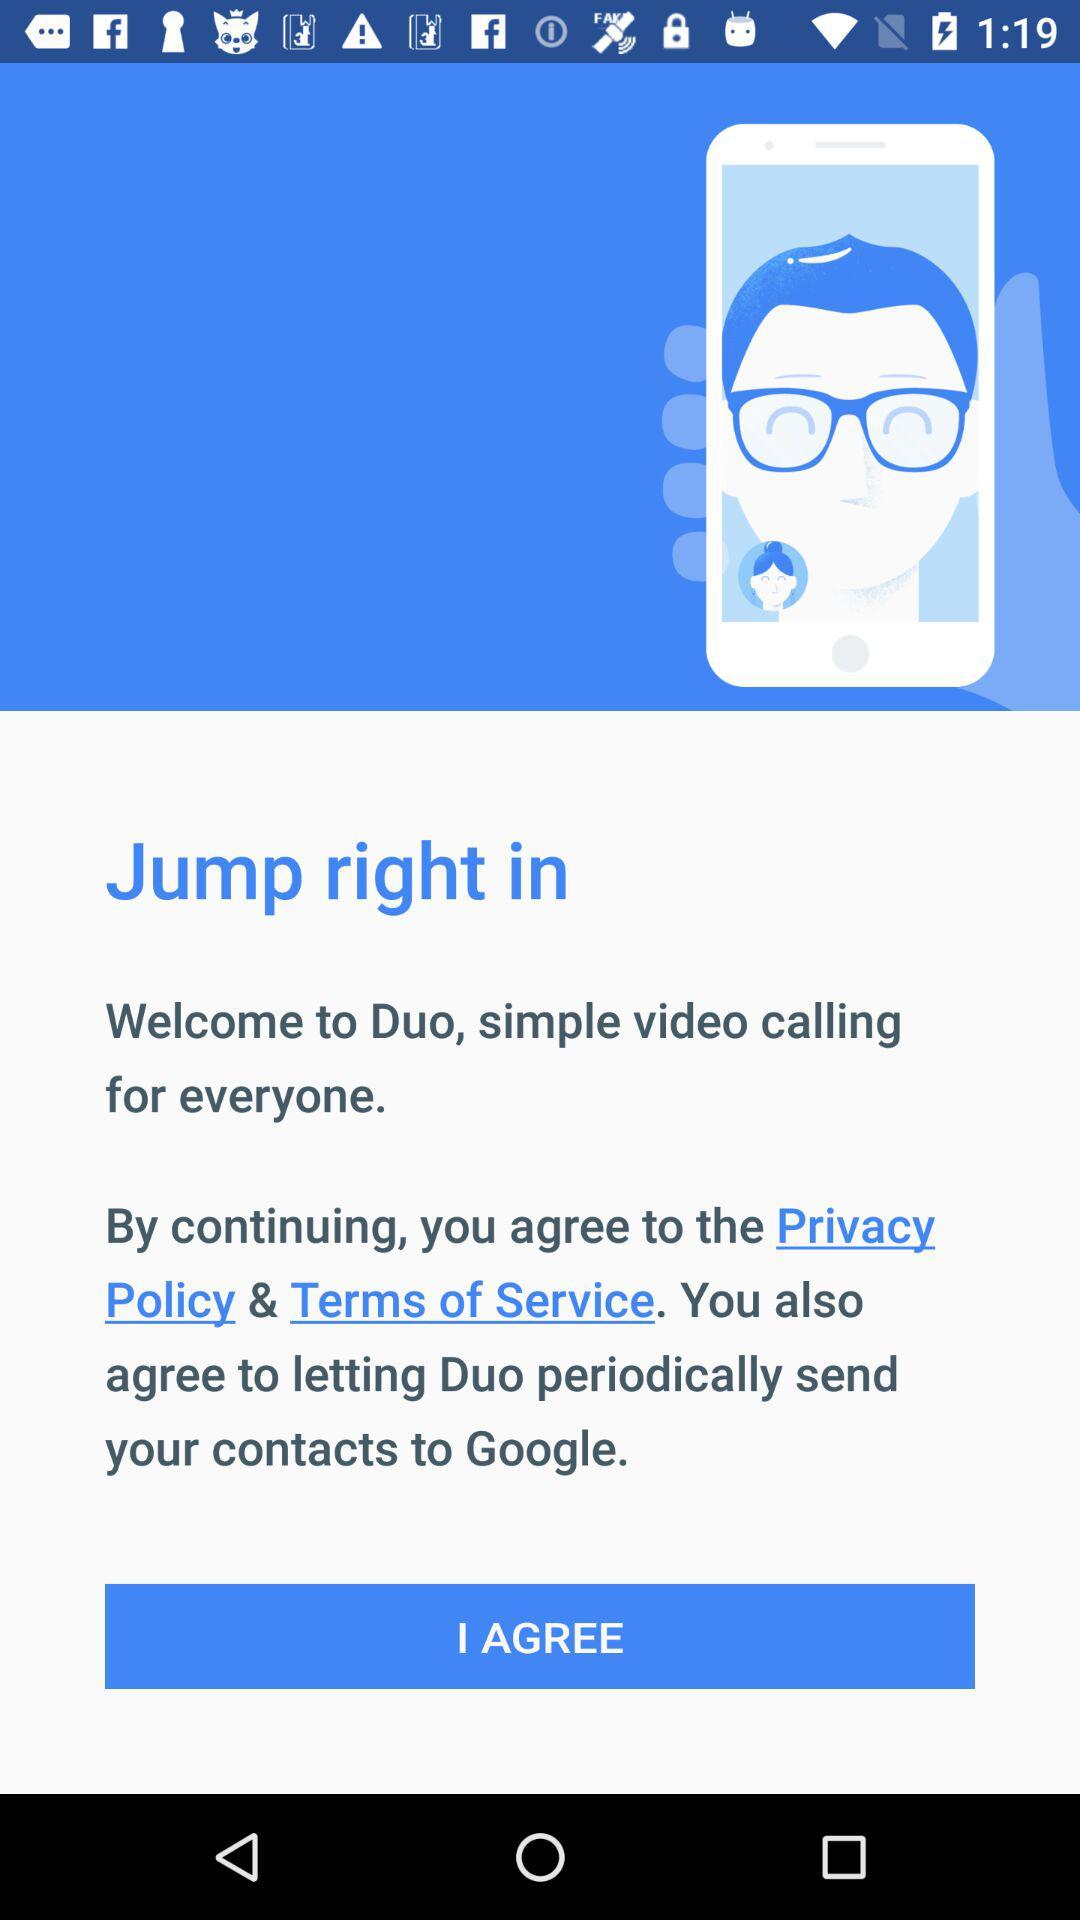 The height and width of the screenshot is (1920, 1080). Describe the element at coordinates (540, 1335) in the screenshot. I see `app below welcome to duo` at that location.